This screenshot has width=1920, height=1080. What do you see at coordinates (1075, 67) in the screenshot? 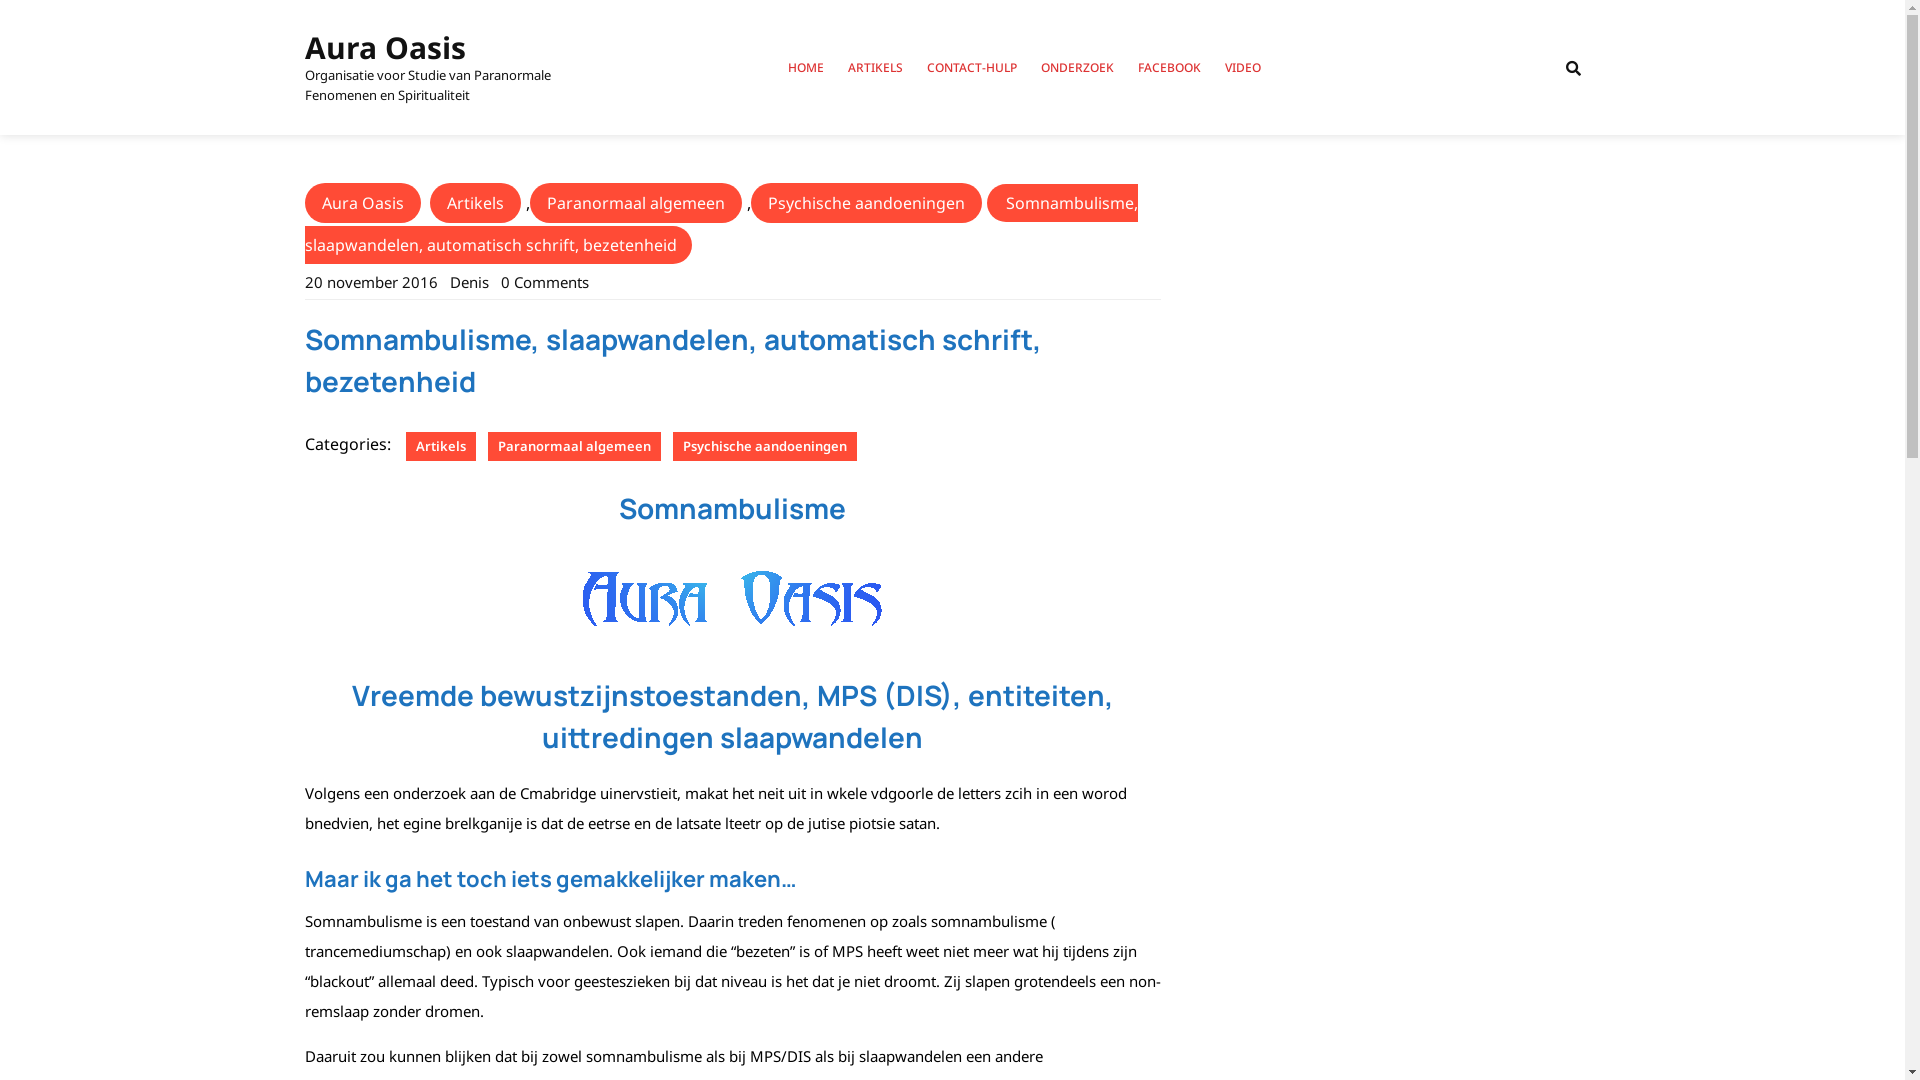
I see `'ONDERZOEK'` at bounding box center [1075, 67].